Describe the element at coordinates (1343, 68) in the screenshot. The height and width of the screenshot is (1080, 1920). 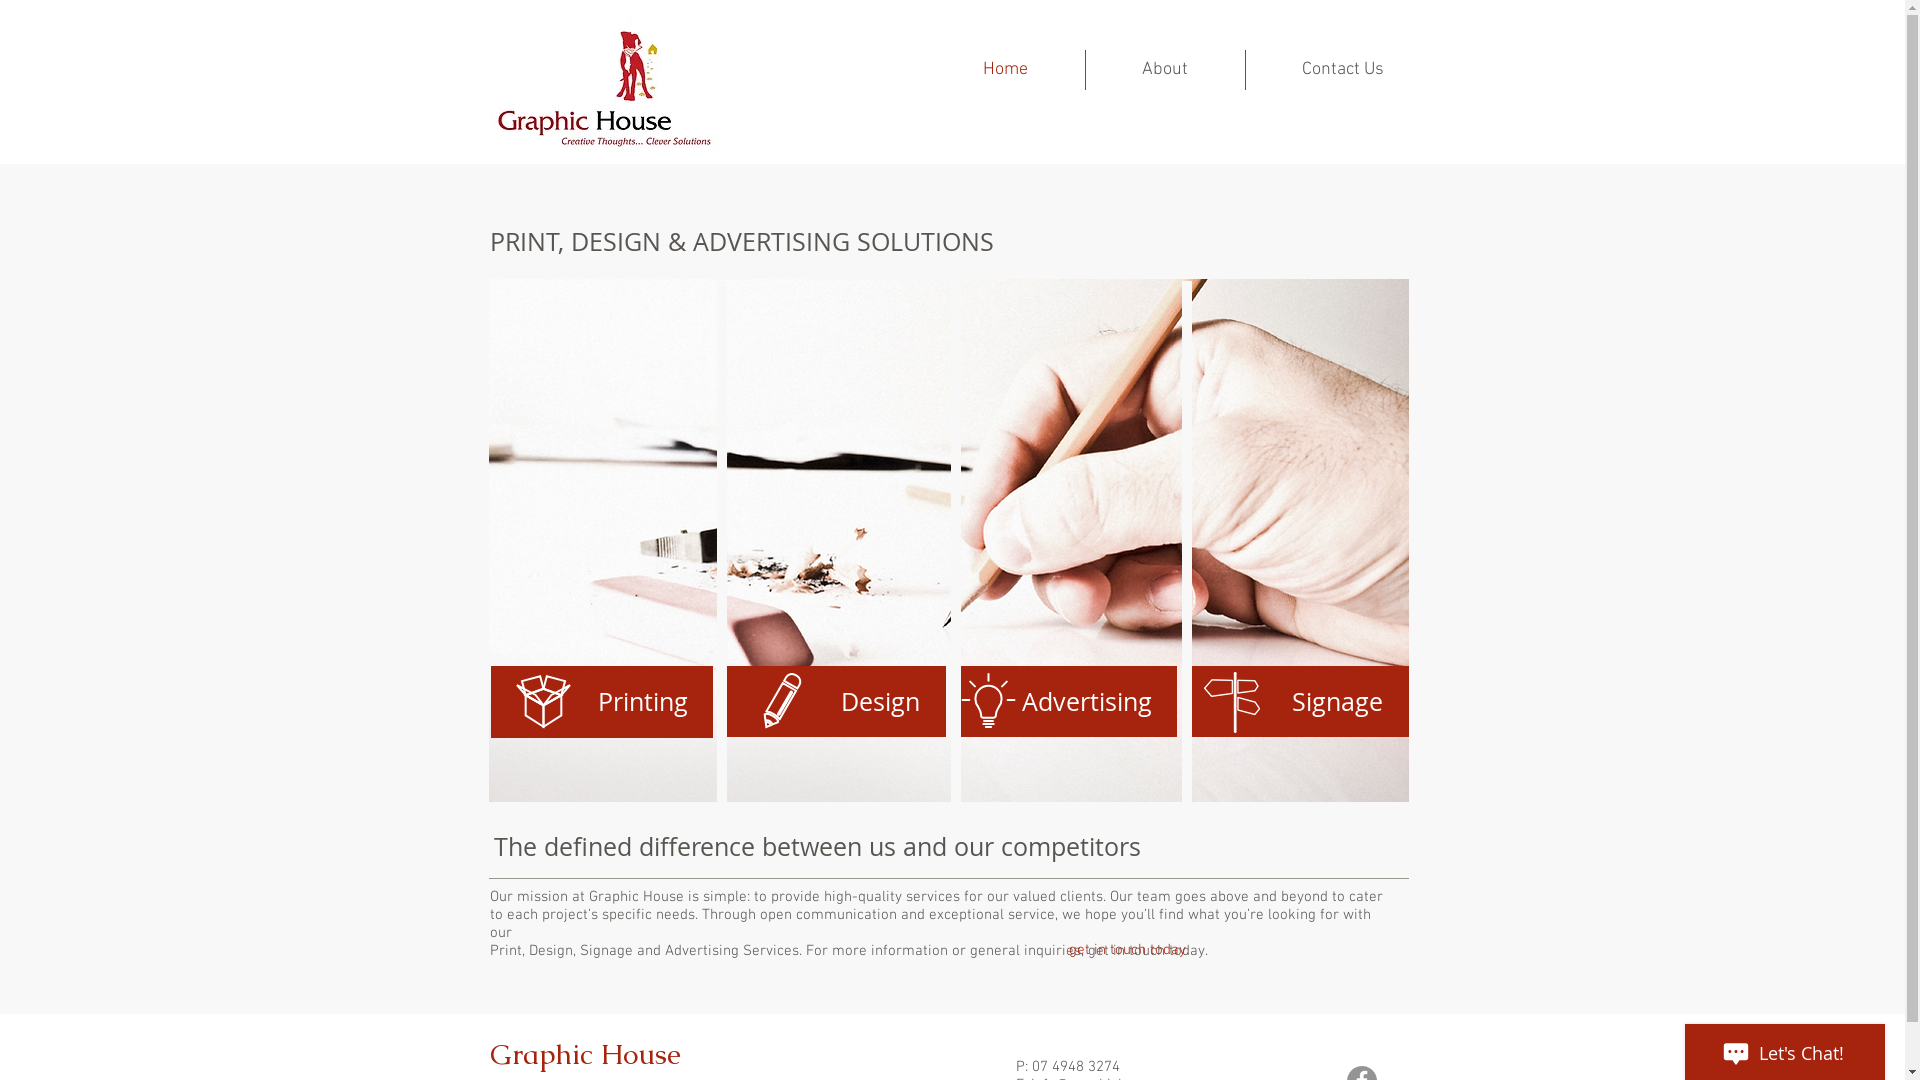
I see `'Contact Us'` at that location.